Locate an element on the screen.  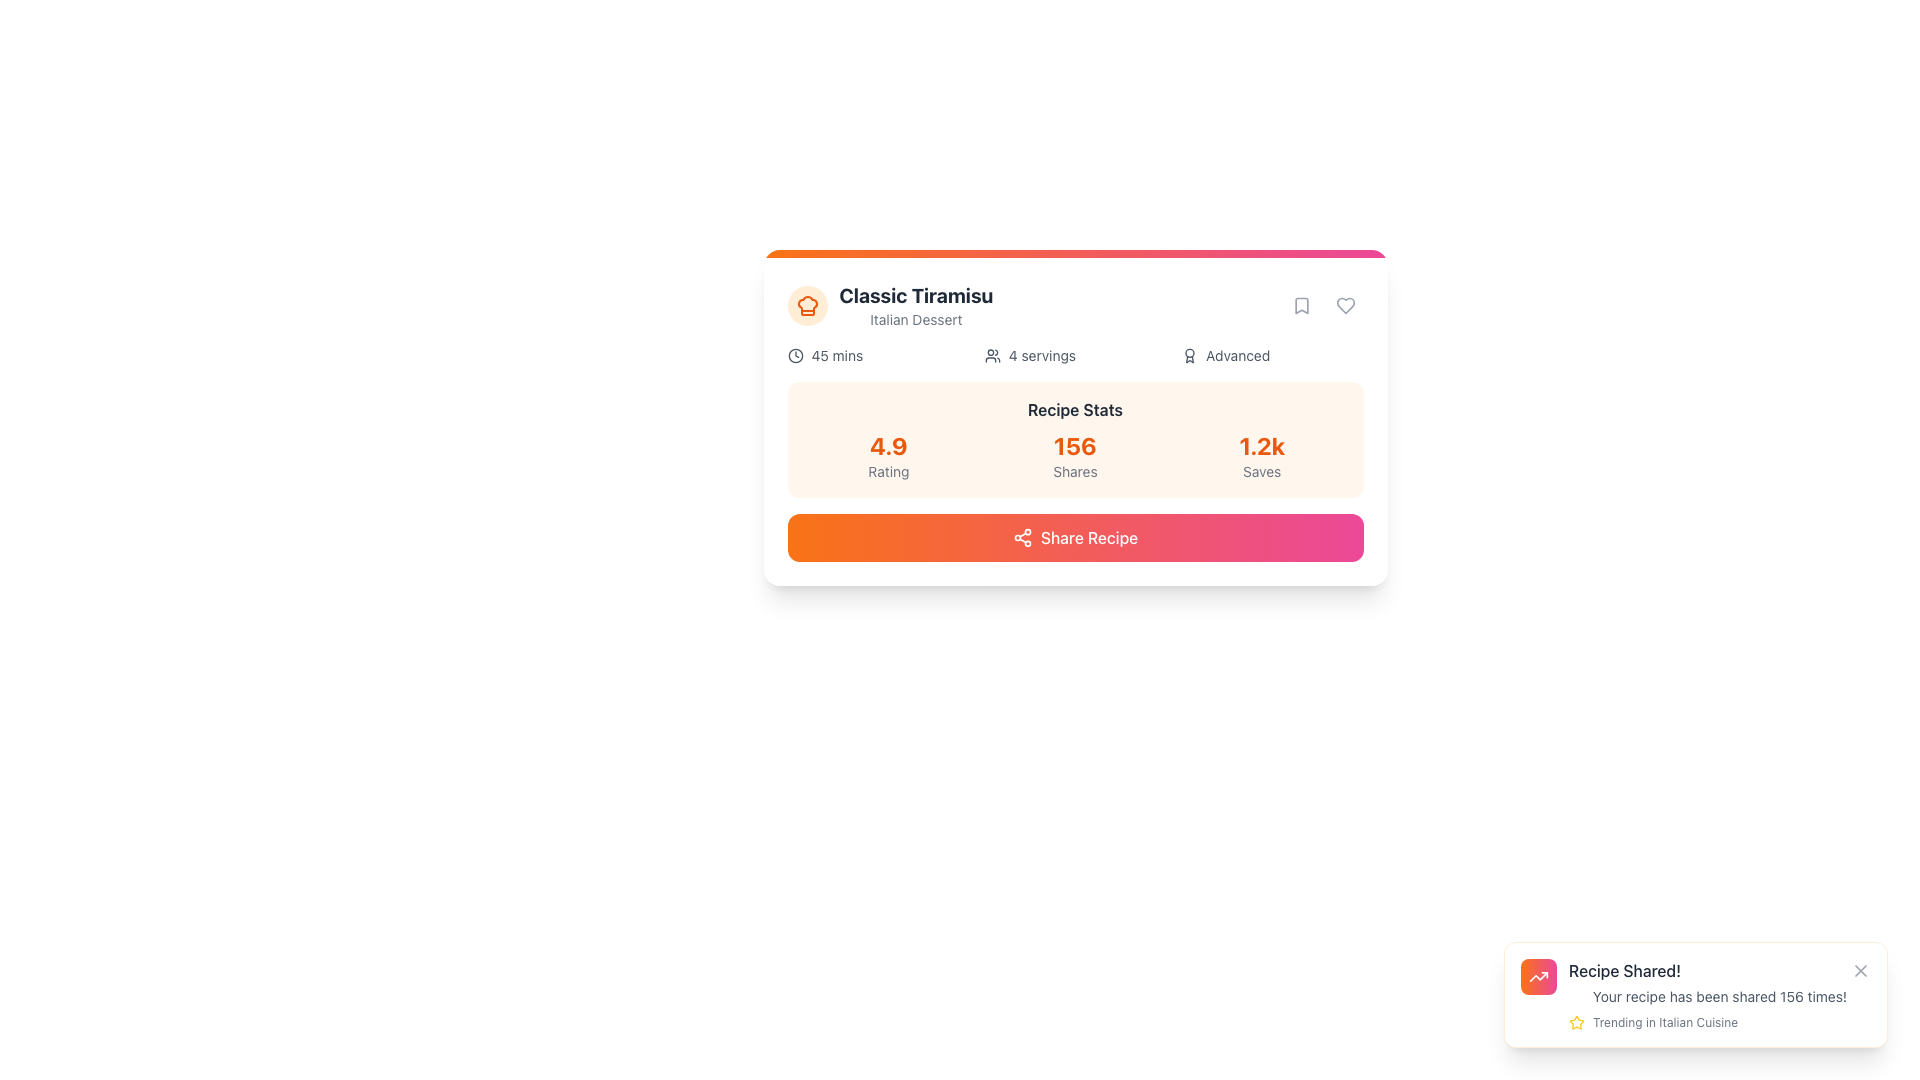
the SVG graphical element that serves as a bookmark indicator located in the top-right corner of the card is located at coordinates (1301, 305).